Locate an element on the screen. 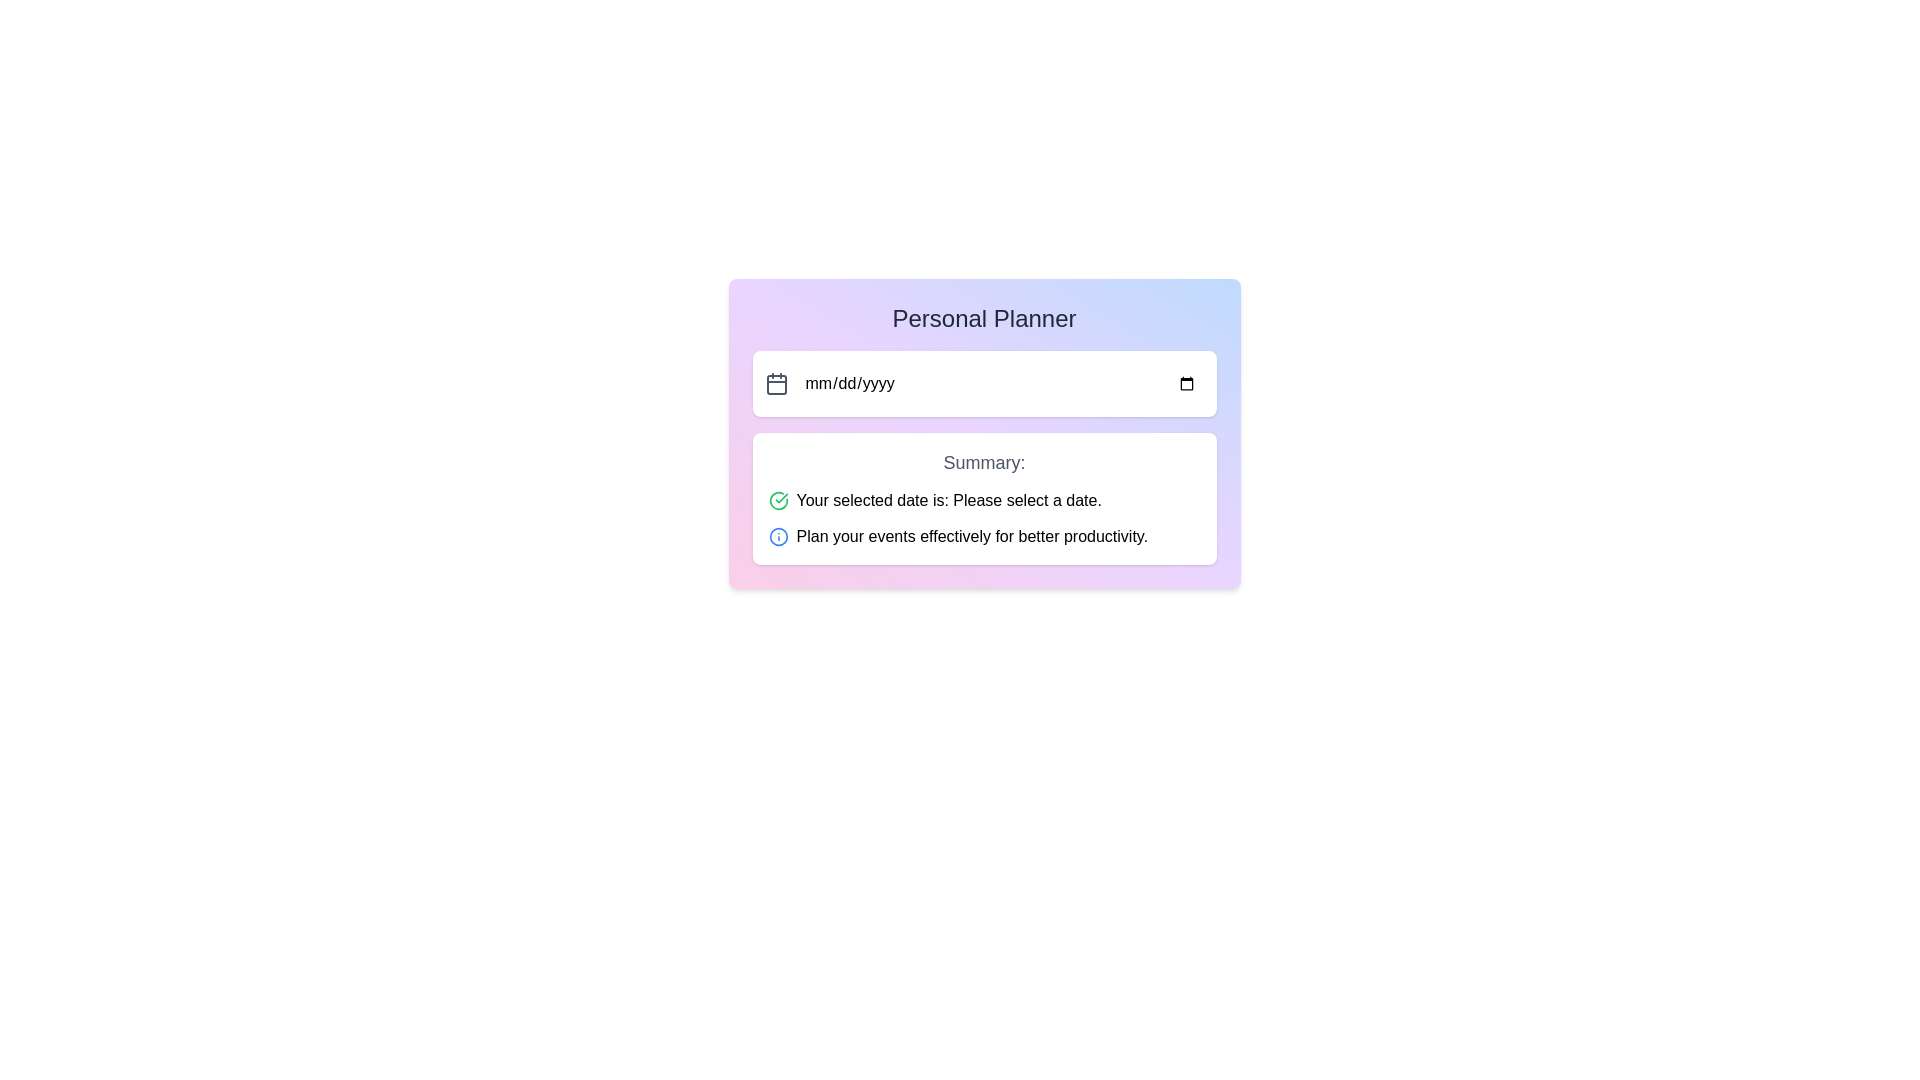 This screenshot has height=1080, width=1920. static text label that summarizes the user's selected date, located in the lower section of the interface, second to the right of a green checkmark icon is located at coordinates (948, 500).